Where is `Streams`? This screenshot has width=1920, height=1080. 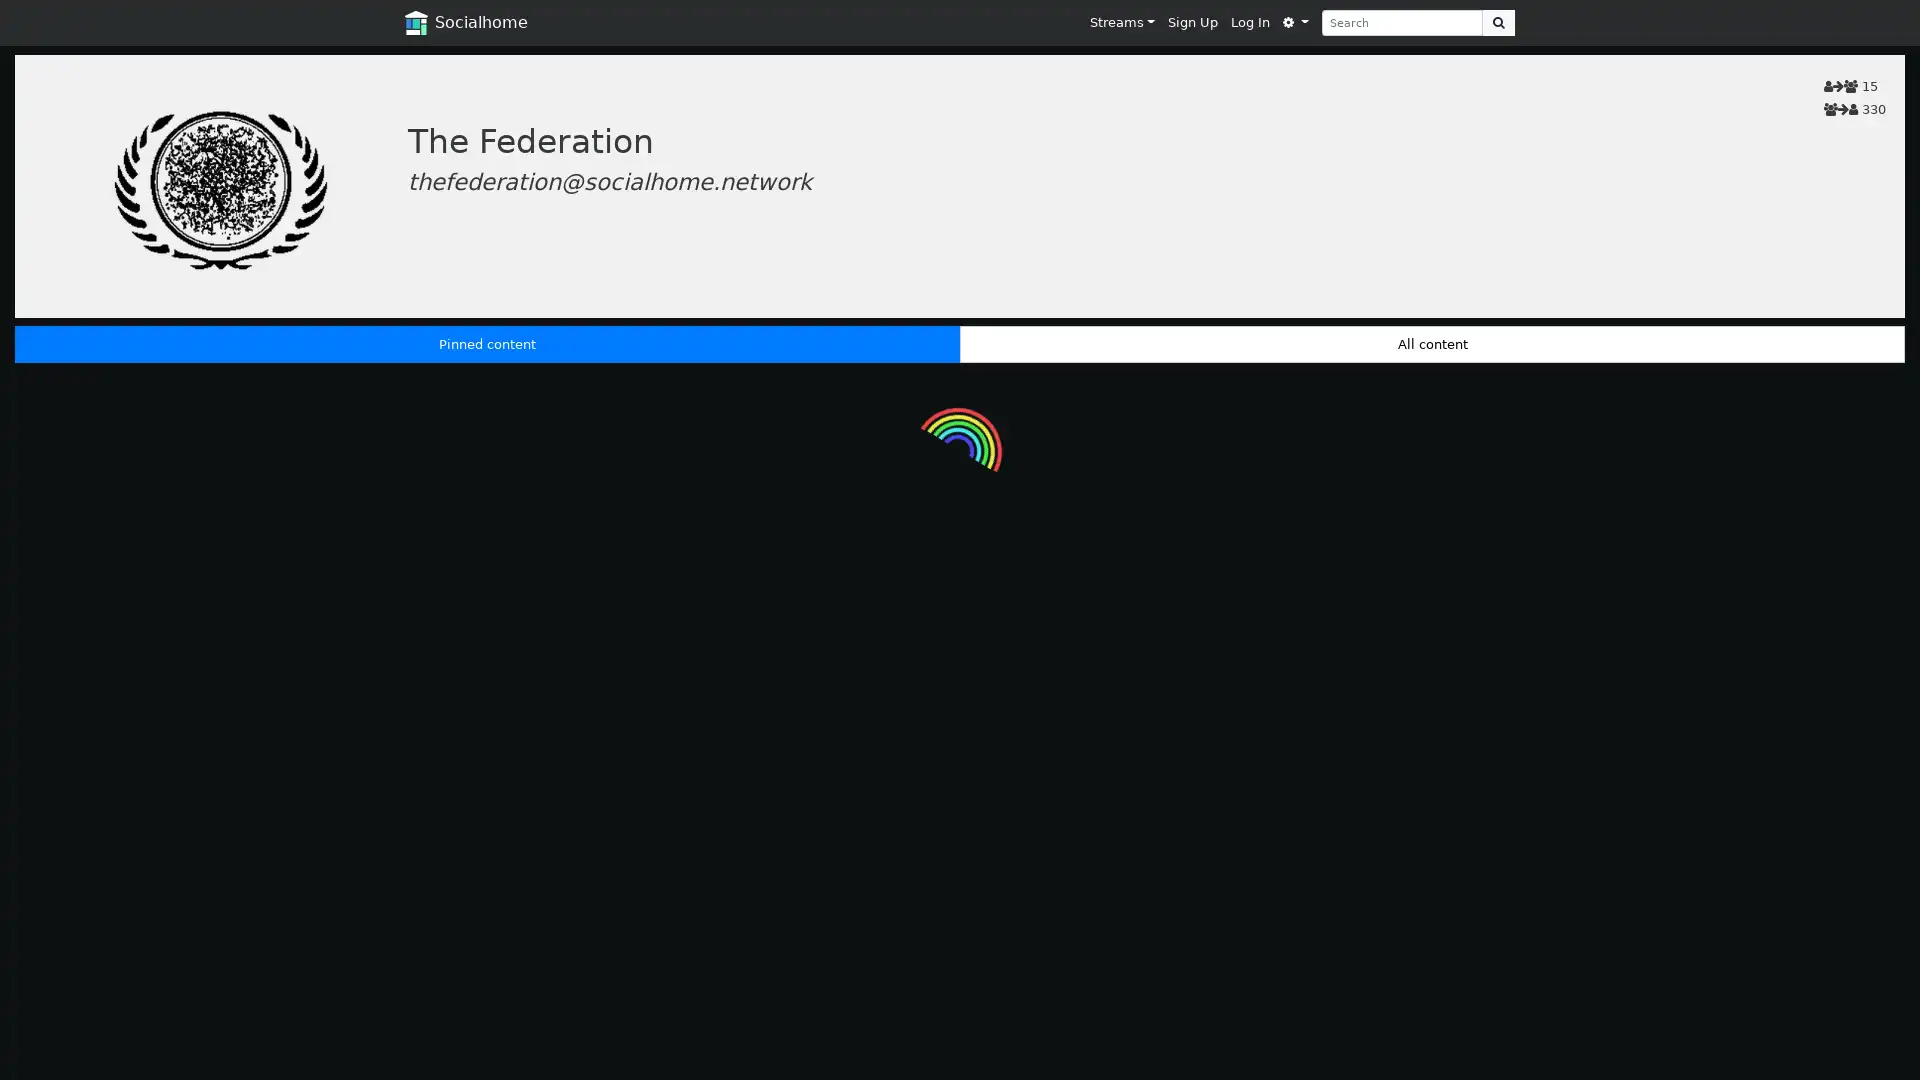
Streams is located at coordinates (1122, 22).